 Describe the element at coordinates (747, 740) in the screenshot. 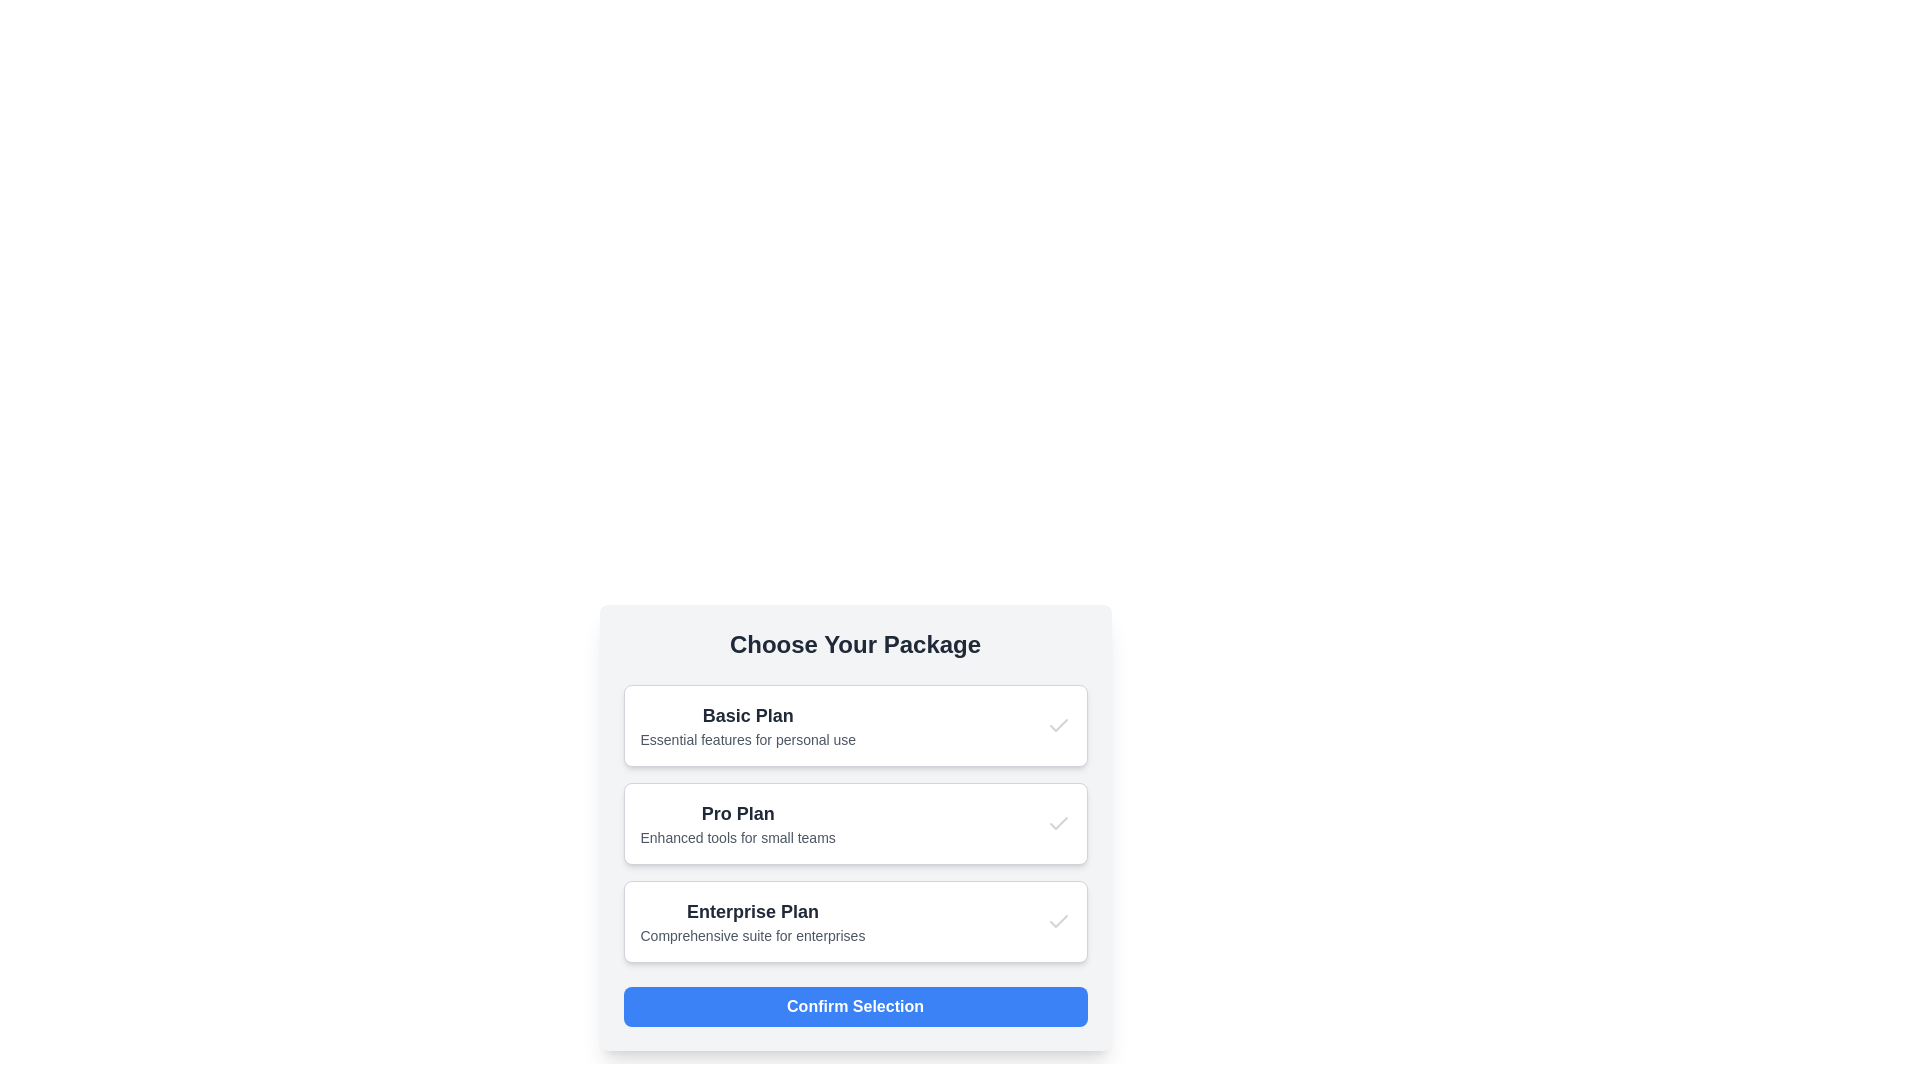

I see `the text label that reads 'Essential features for personal use', which is styled in gray and located below the 'Basic Plan' heading` at that location.